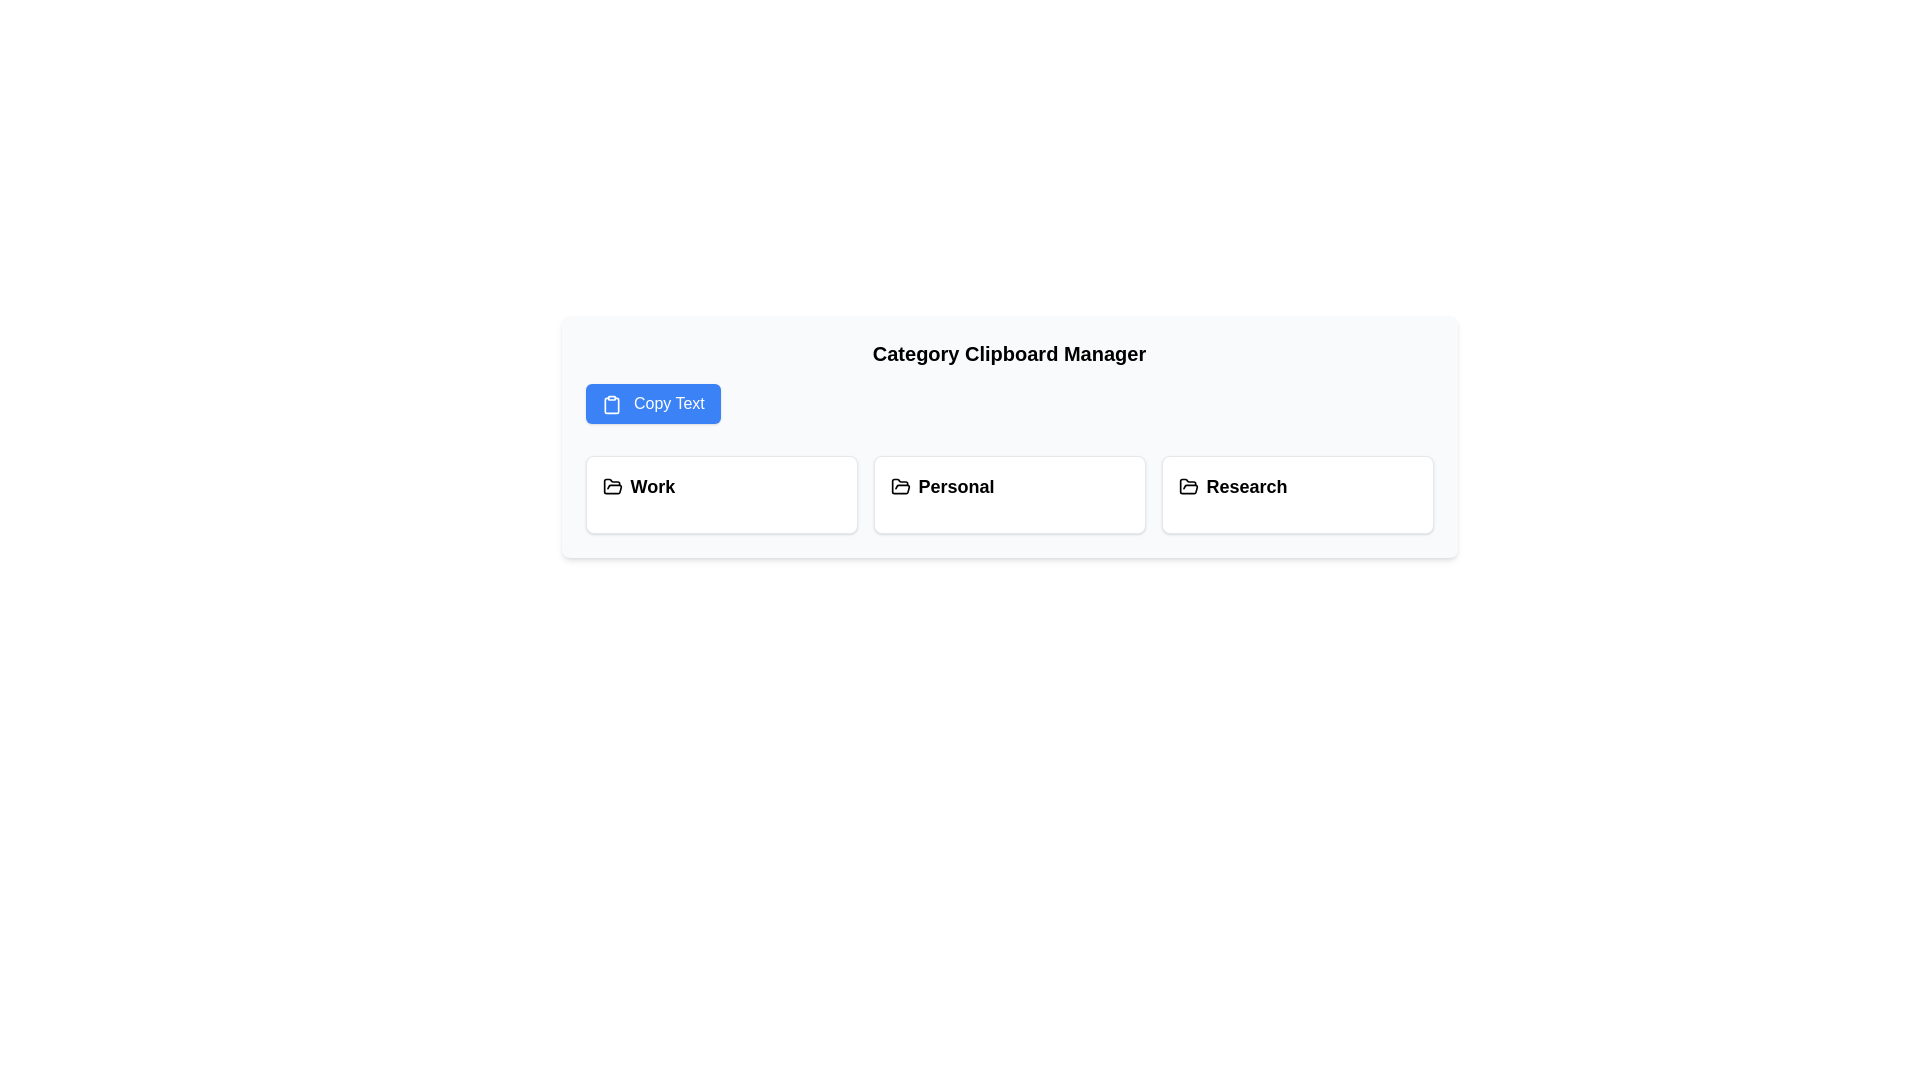  Describe the element at coordinates (611, 486) in the screenshot. I see `the folder icon located to the left of the text label 'Work' in the interface` at that location.